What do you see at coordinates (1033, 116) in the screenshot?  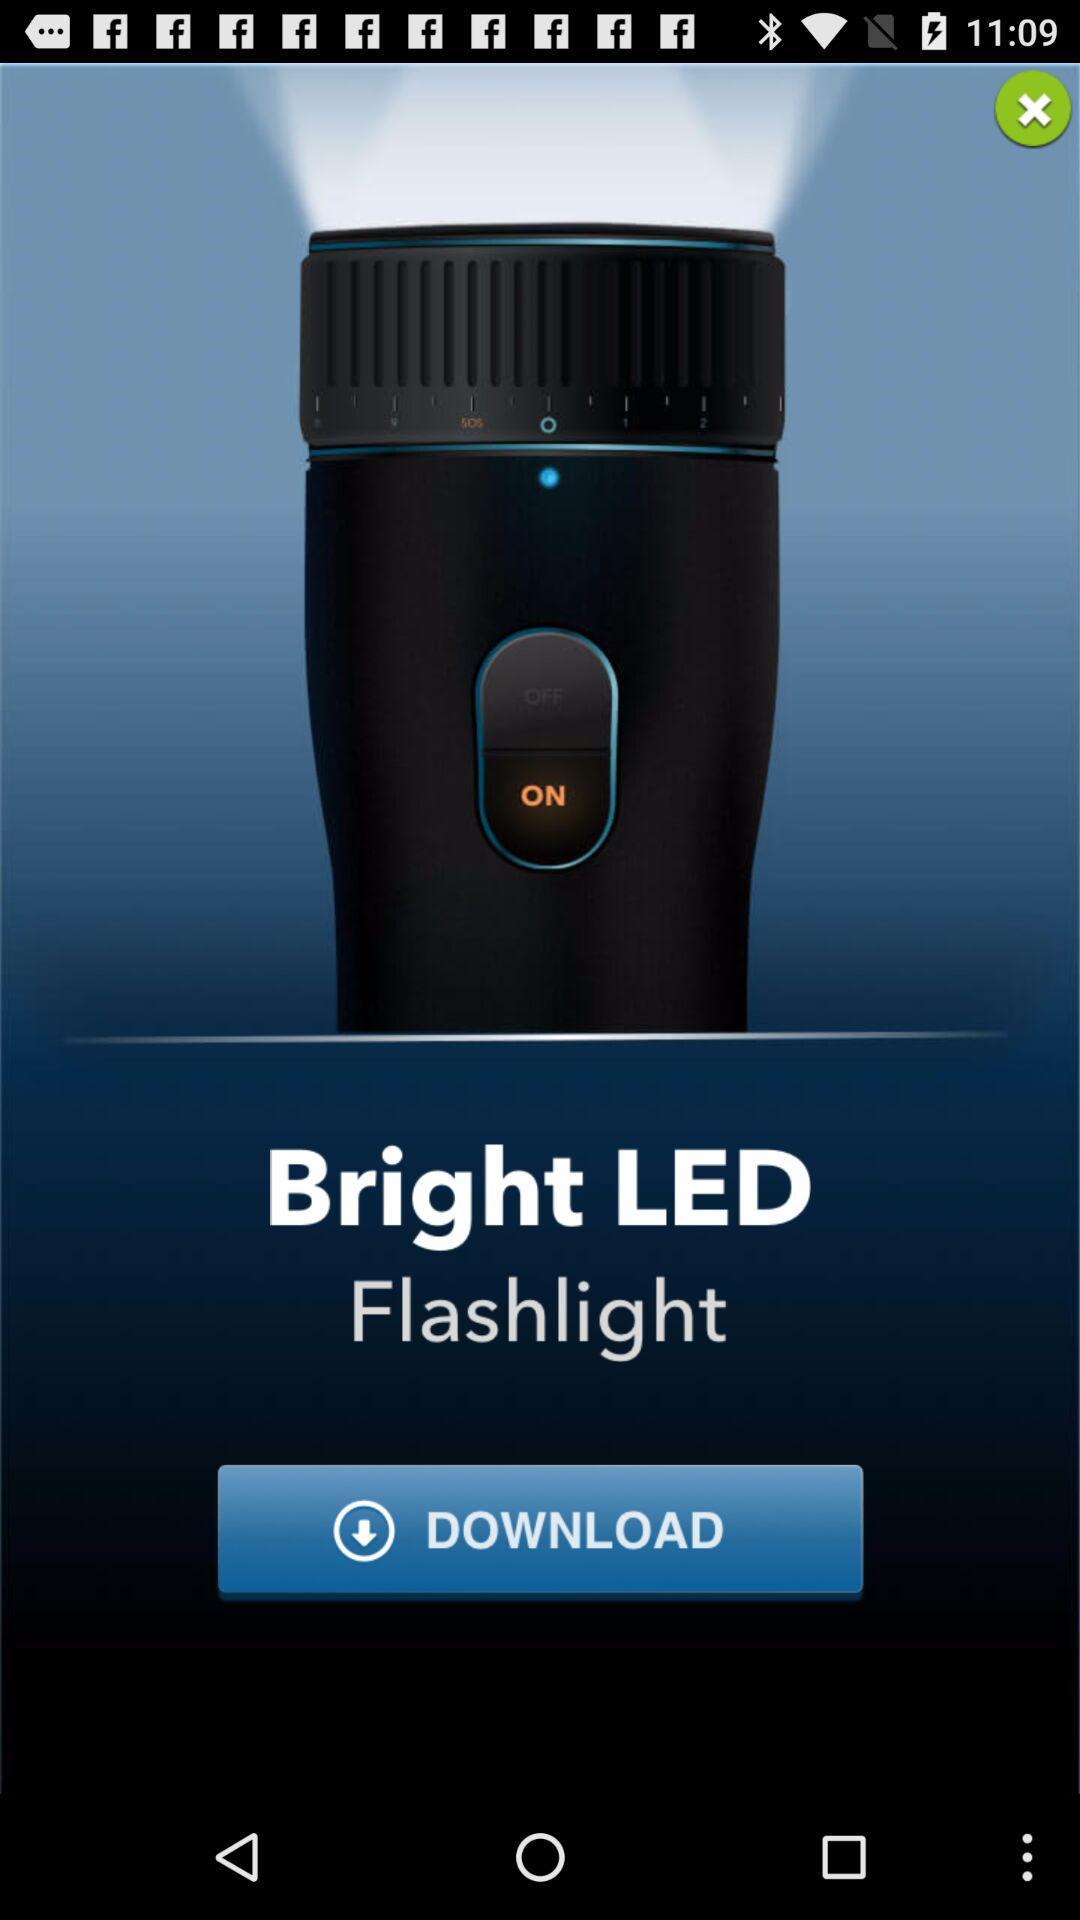 I see `the close icon` at bounding box center [1033, 116].